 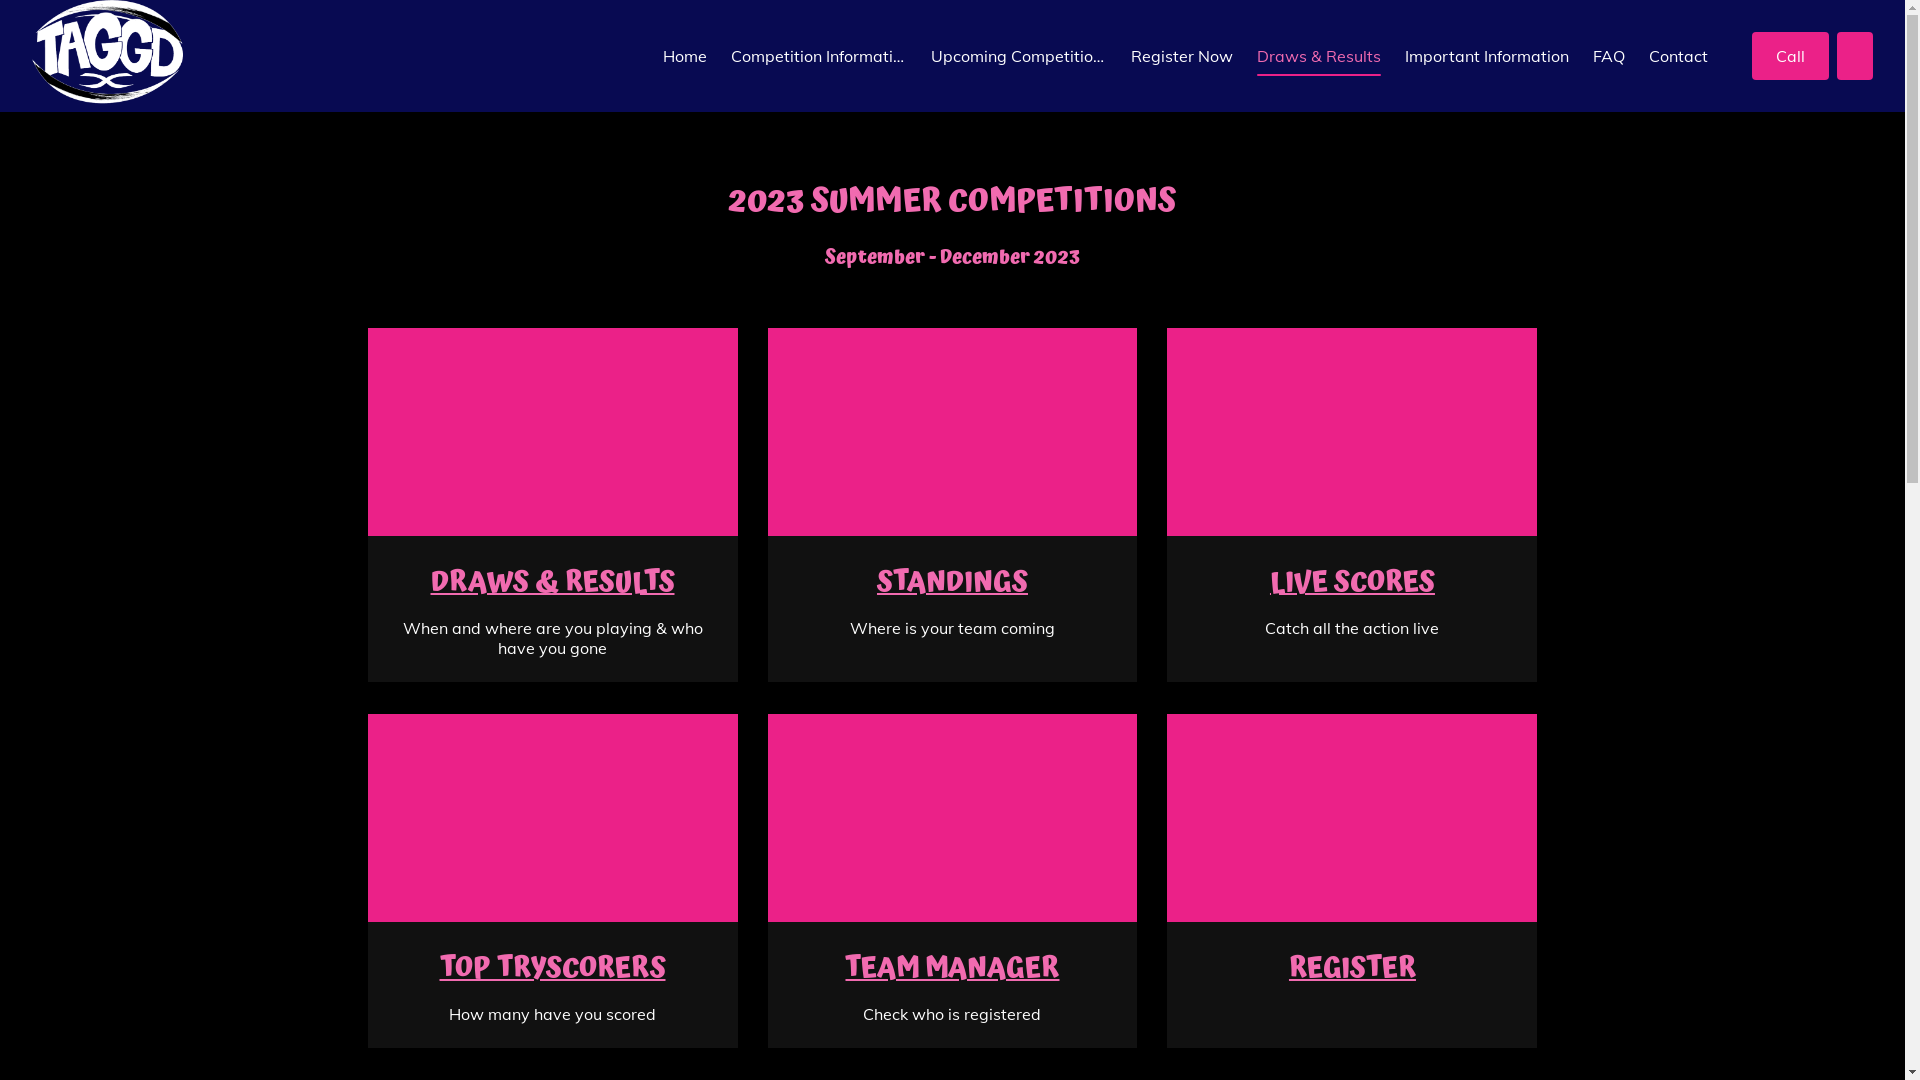 I want to click on 'Competition Information', so click(x=819, y=55).